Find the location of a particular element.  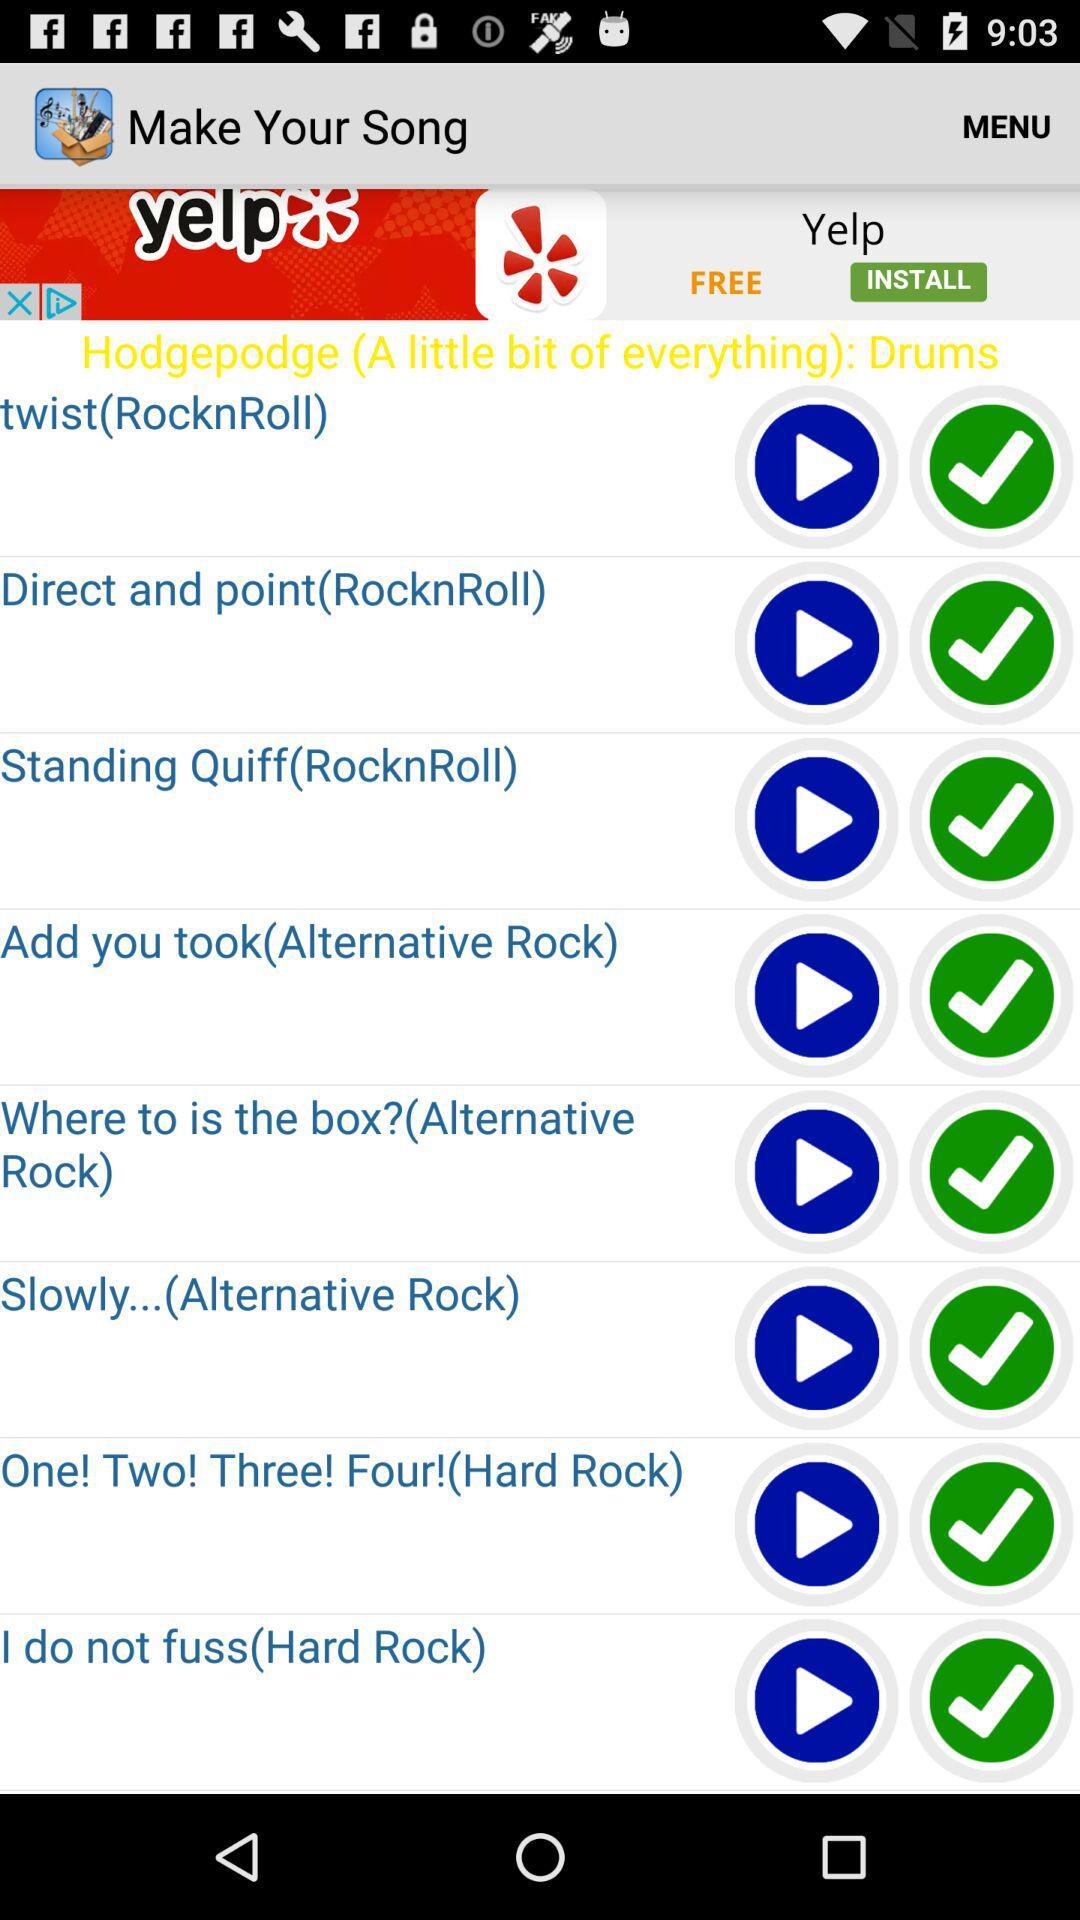

approve is located at coordinates (992, 467).